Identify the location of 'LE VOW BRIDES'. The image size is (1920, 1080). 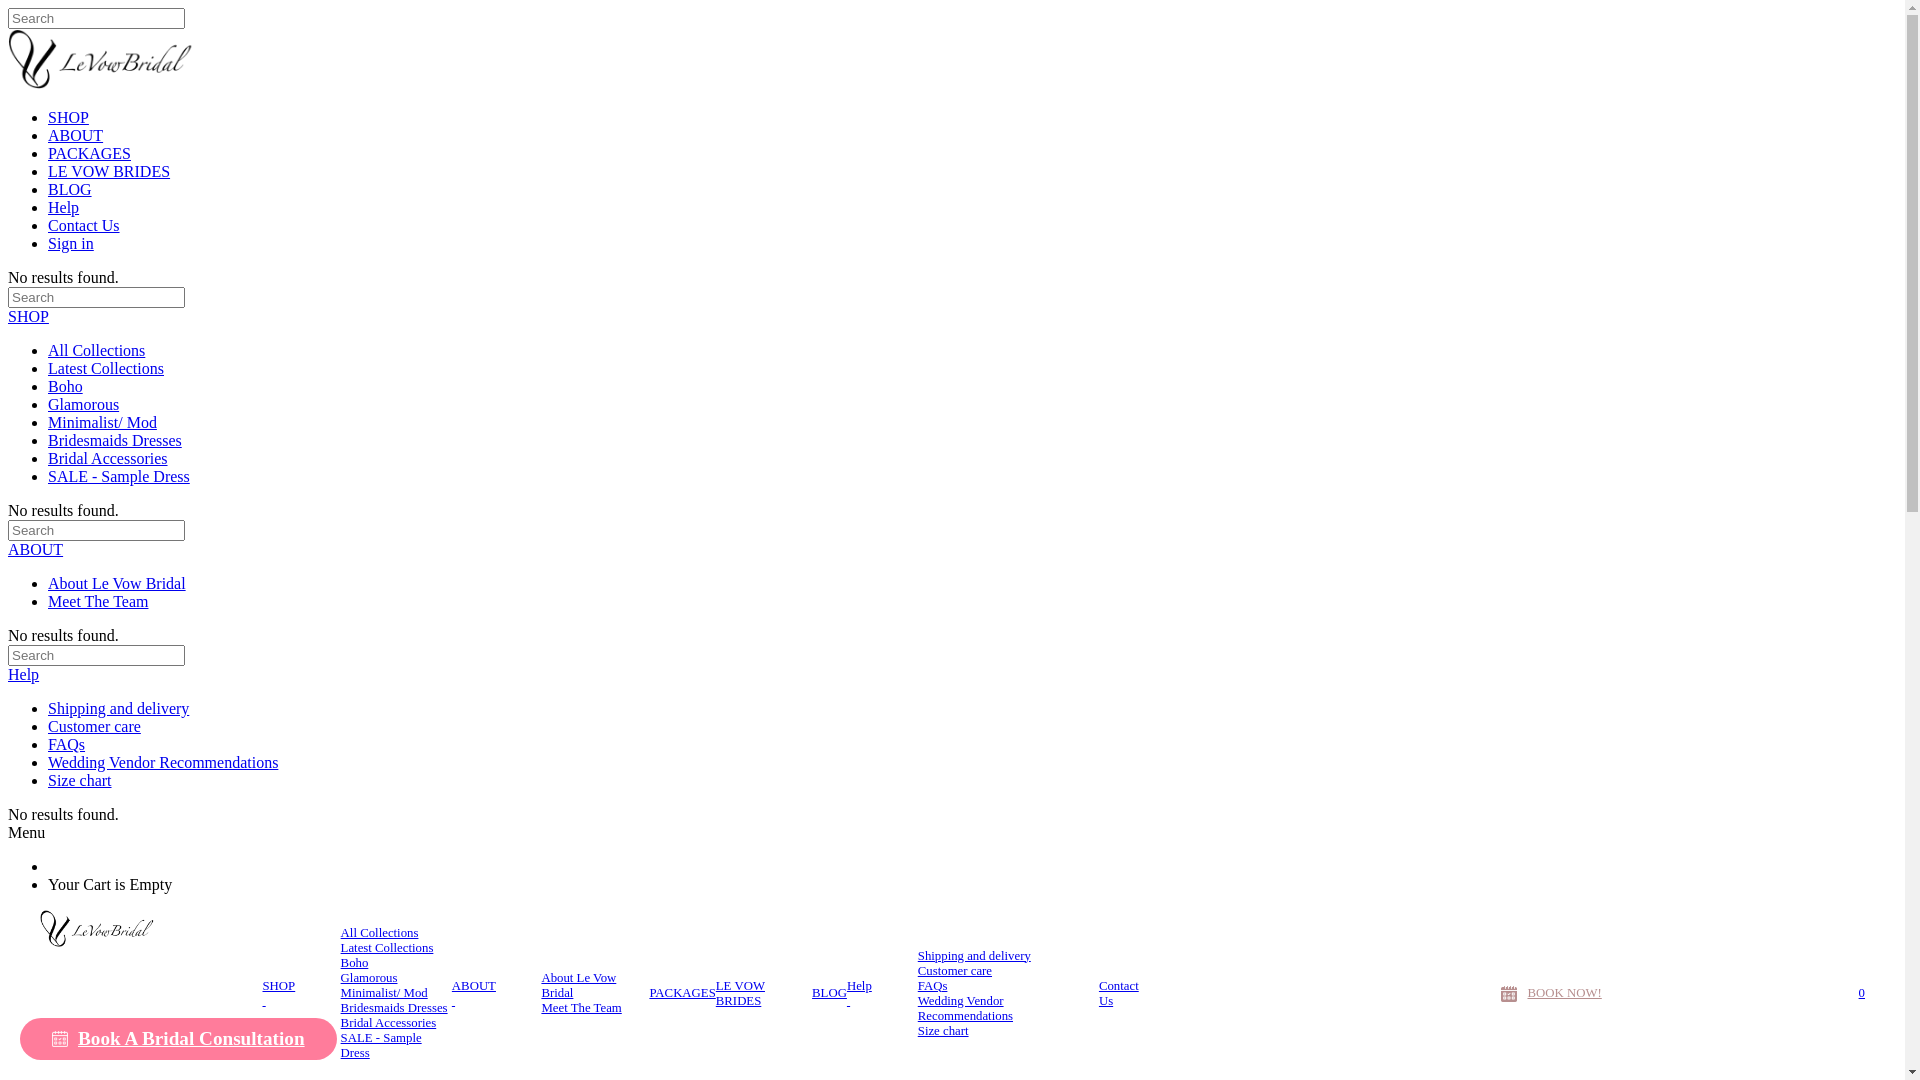
(108, 170).